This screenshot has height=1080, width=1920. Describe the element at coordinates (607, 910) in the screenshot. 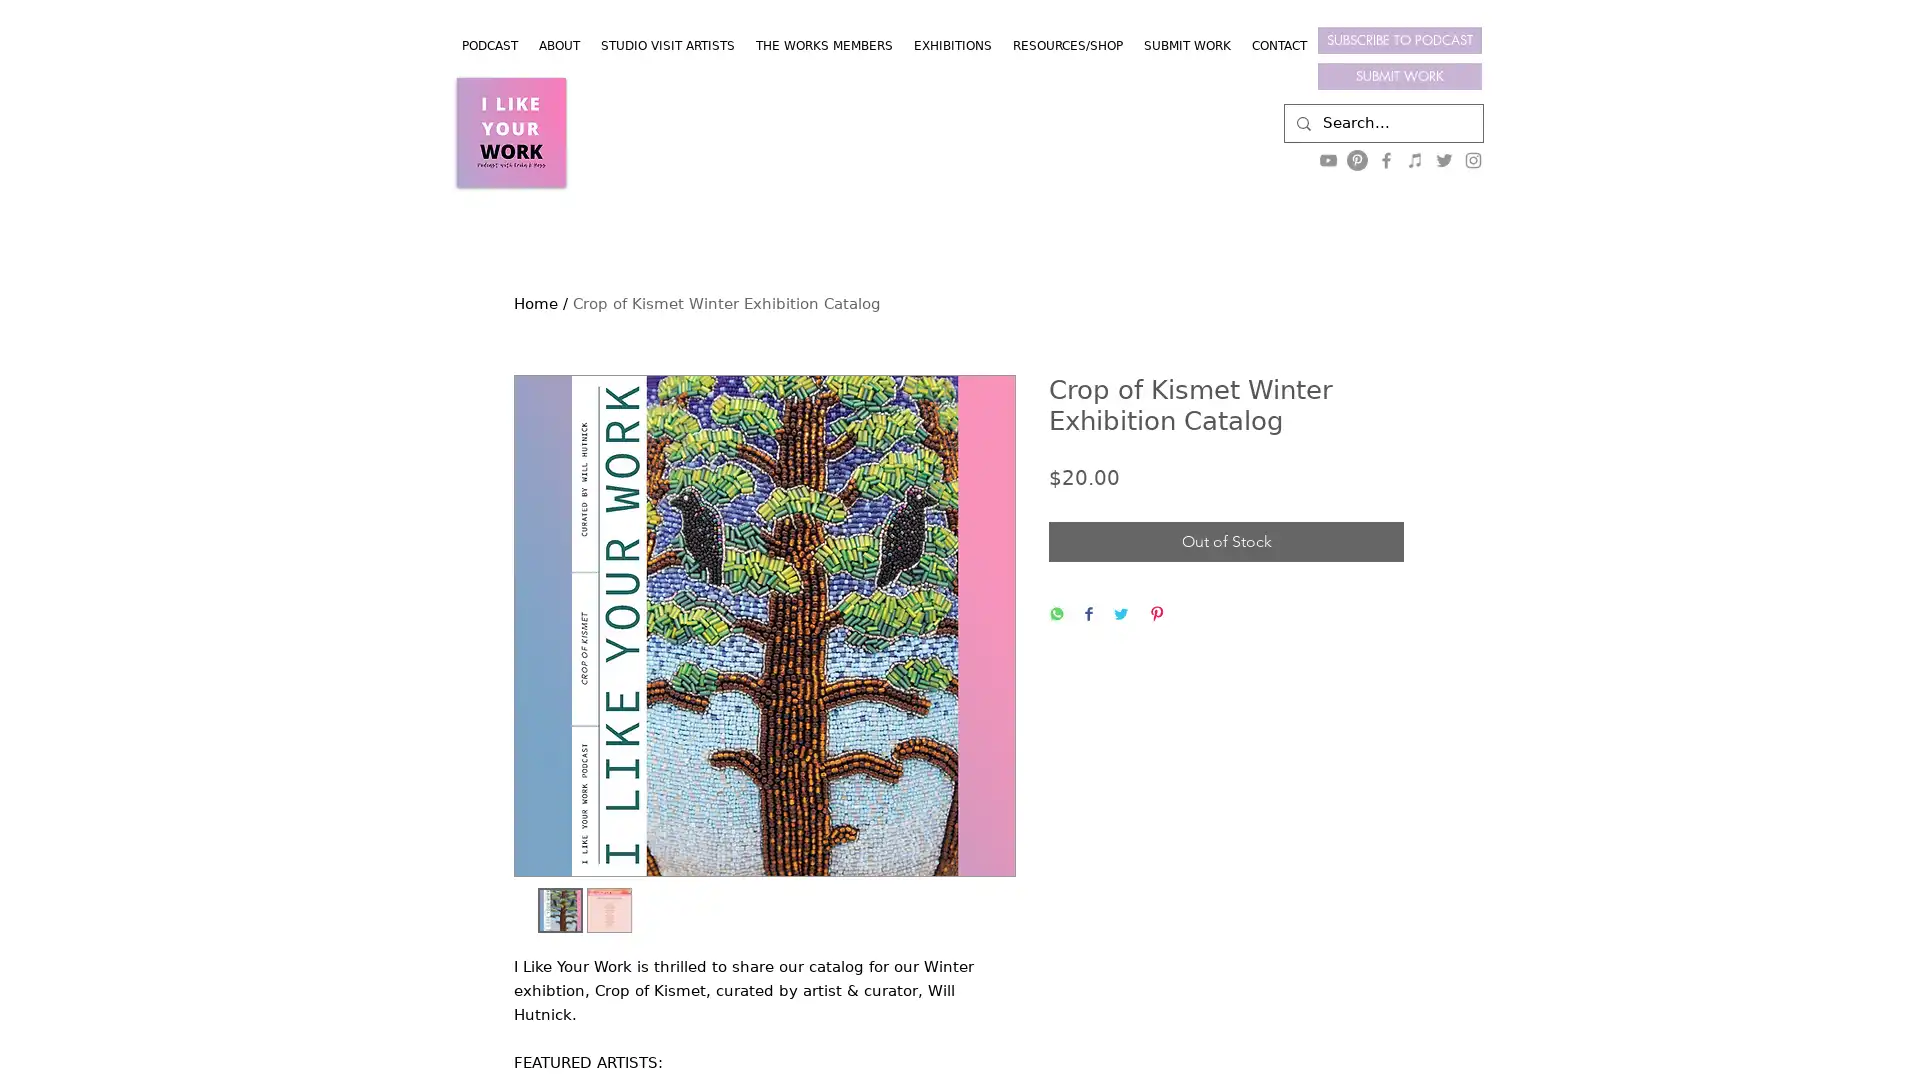

I see `Thumbnail: Crop of Kismet Winter Exhibition Catalog` at that location.